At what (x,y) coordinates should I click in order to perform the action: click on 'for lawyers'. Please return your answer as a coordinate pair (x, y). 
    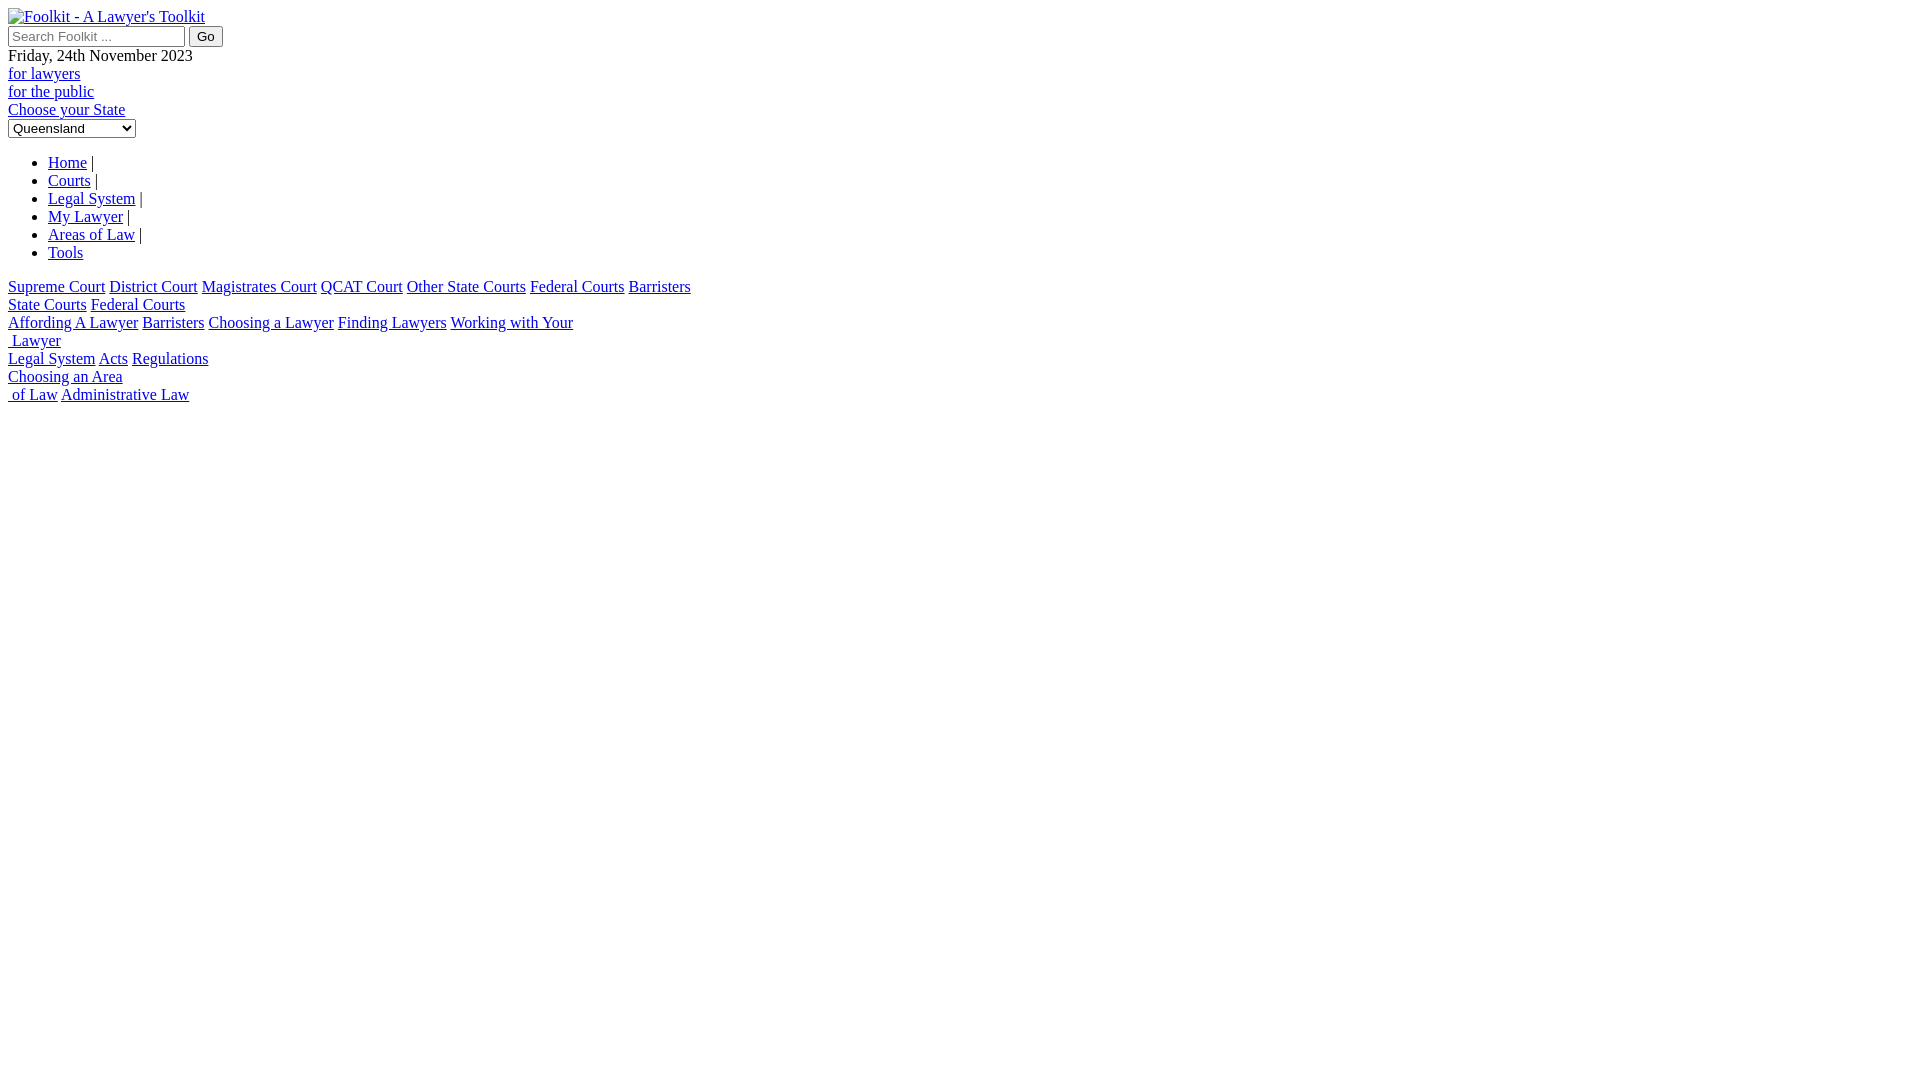
    Looking at the image, I should click on (43, 72).